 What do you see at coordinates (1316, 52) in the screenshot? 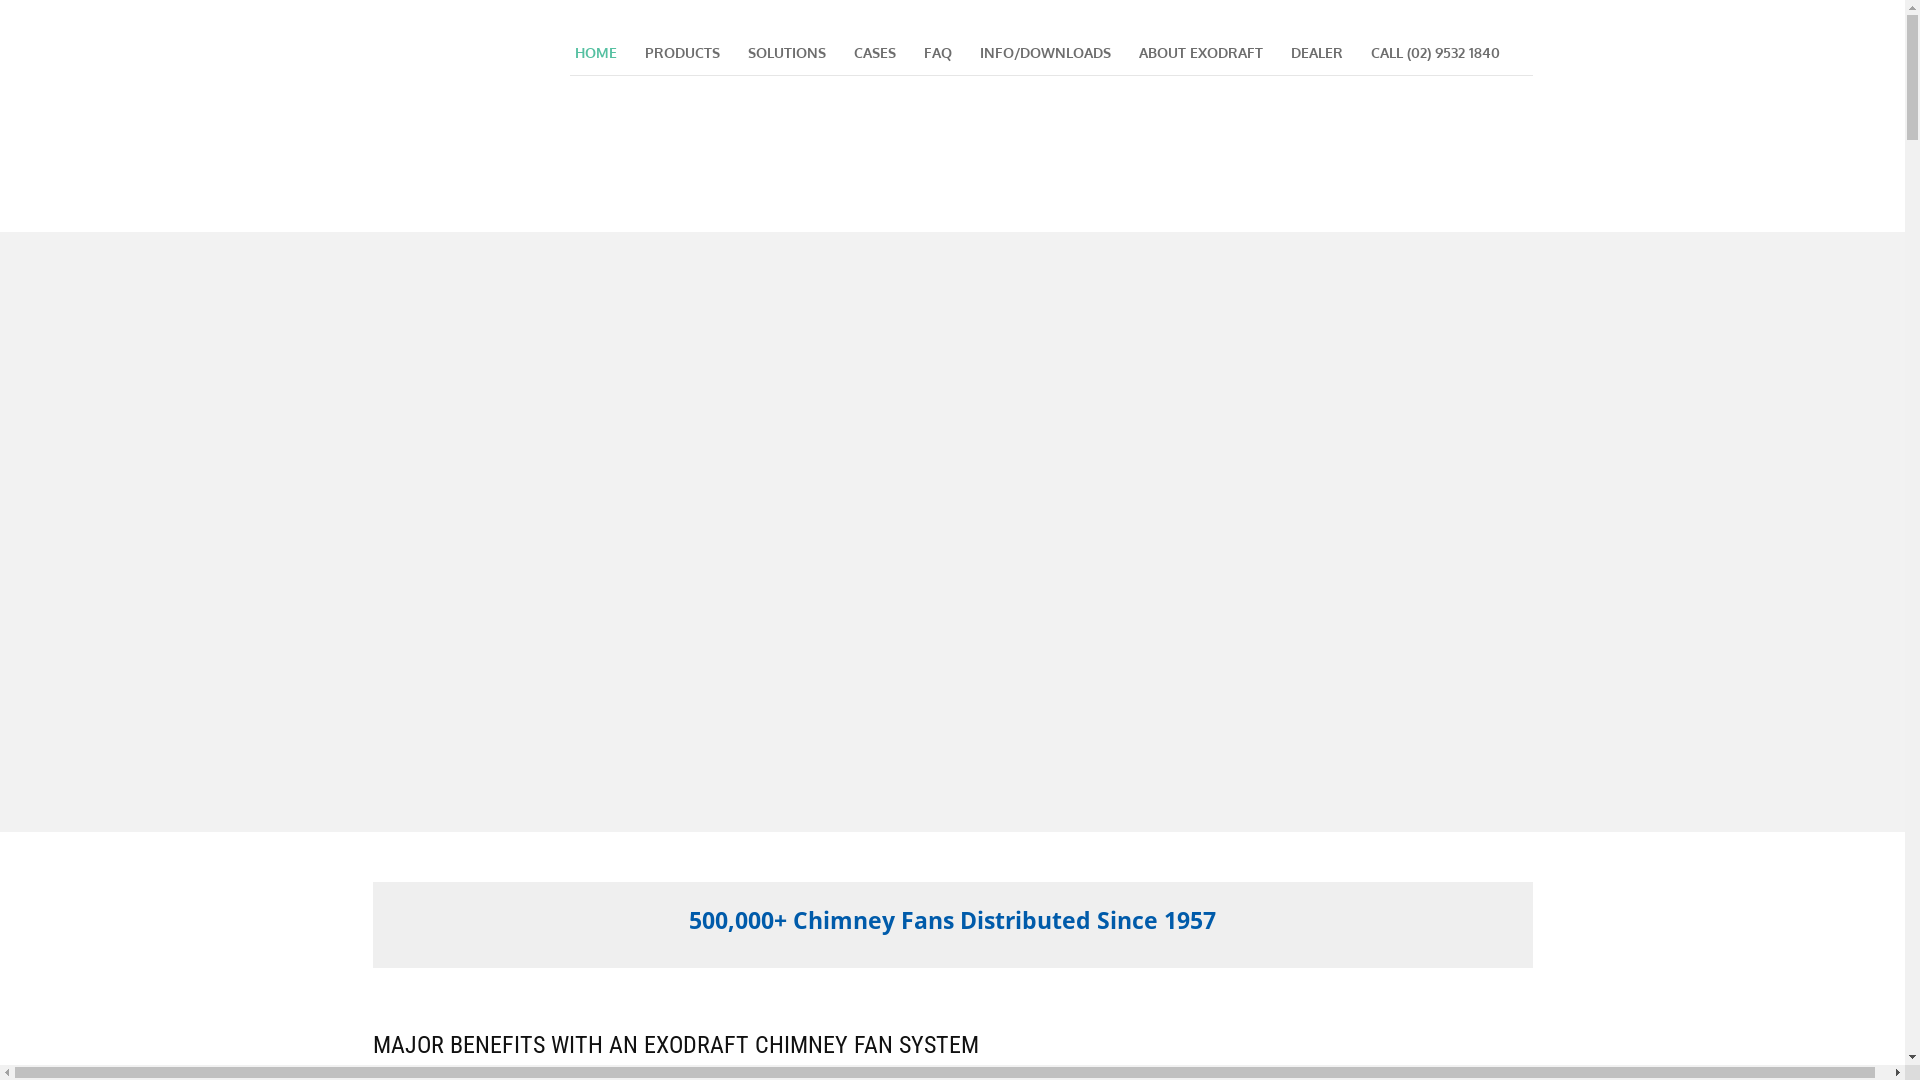
I see `'DEALER'` at bounding box center [1316, 52].